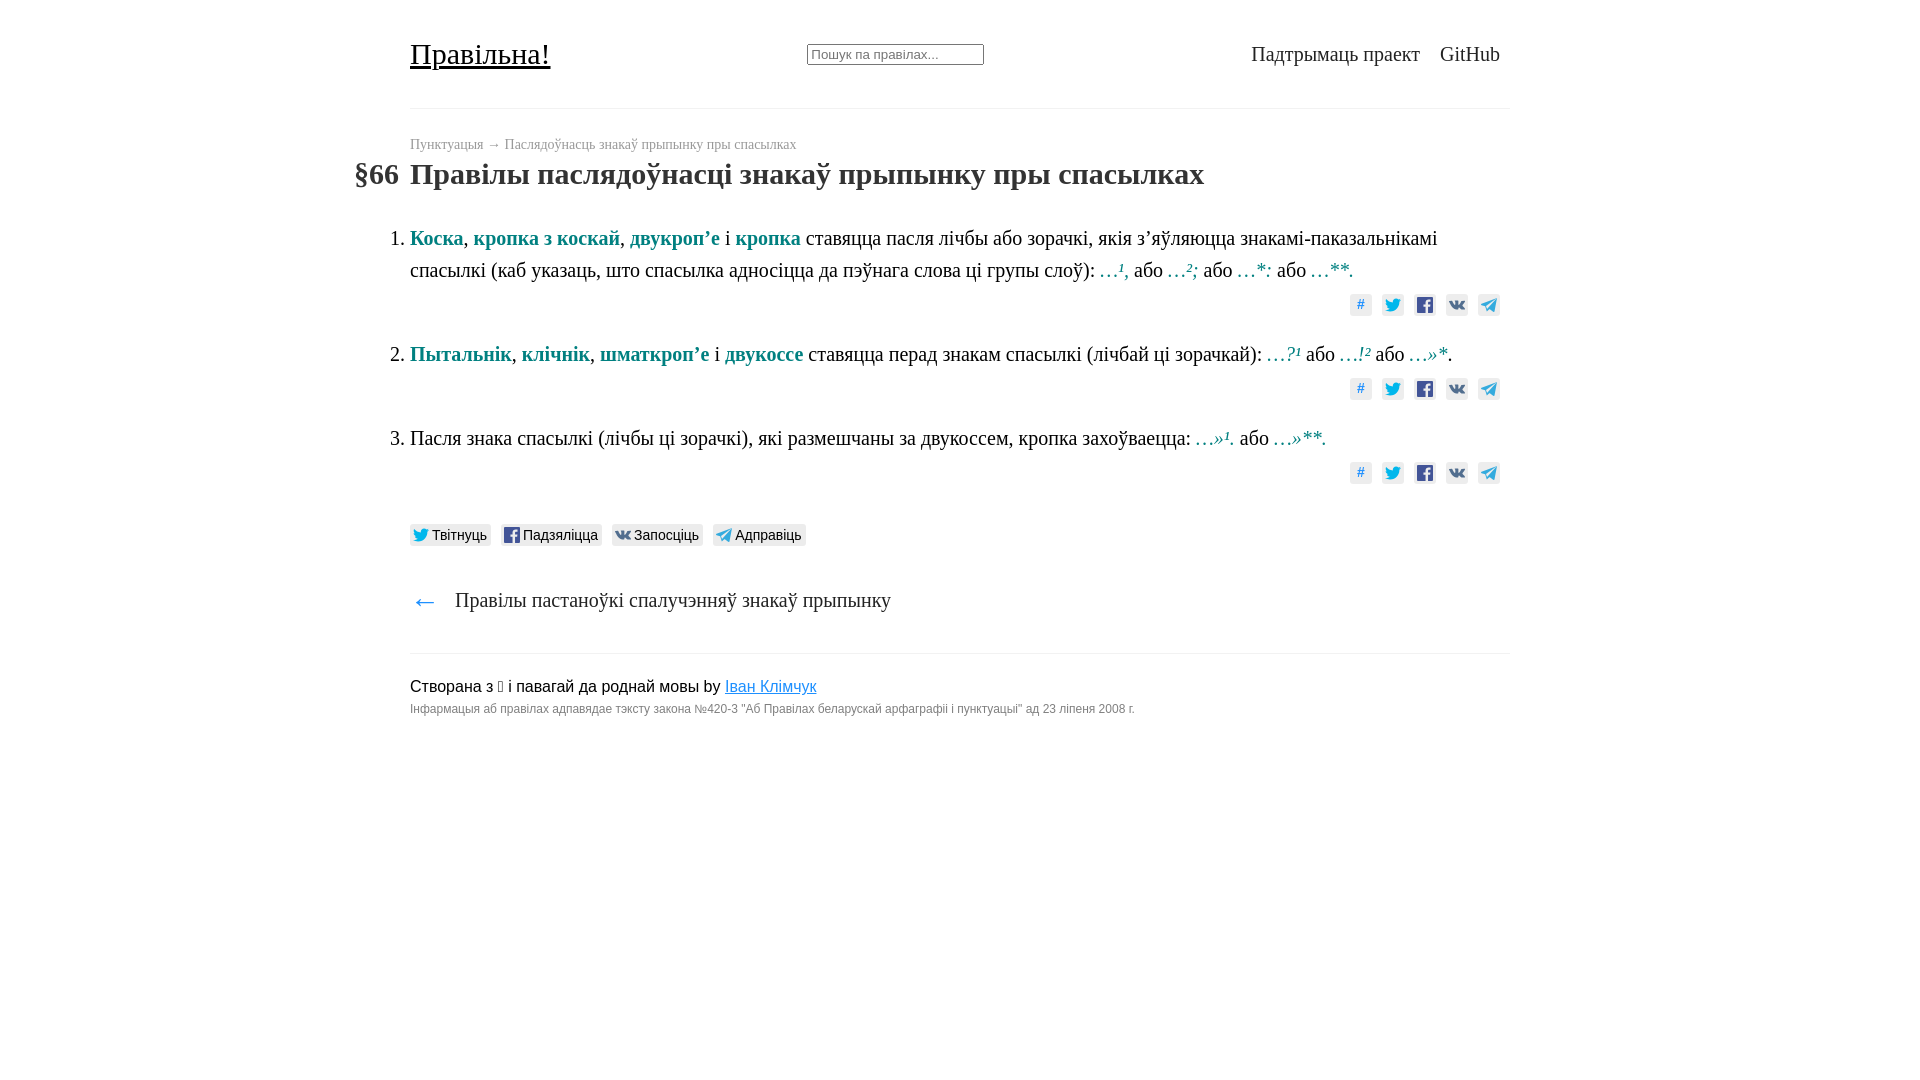 This screenshot has width=1920, height=1080. I want to click on '#', so click(1349, 304).